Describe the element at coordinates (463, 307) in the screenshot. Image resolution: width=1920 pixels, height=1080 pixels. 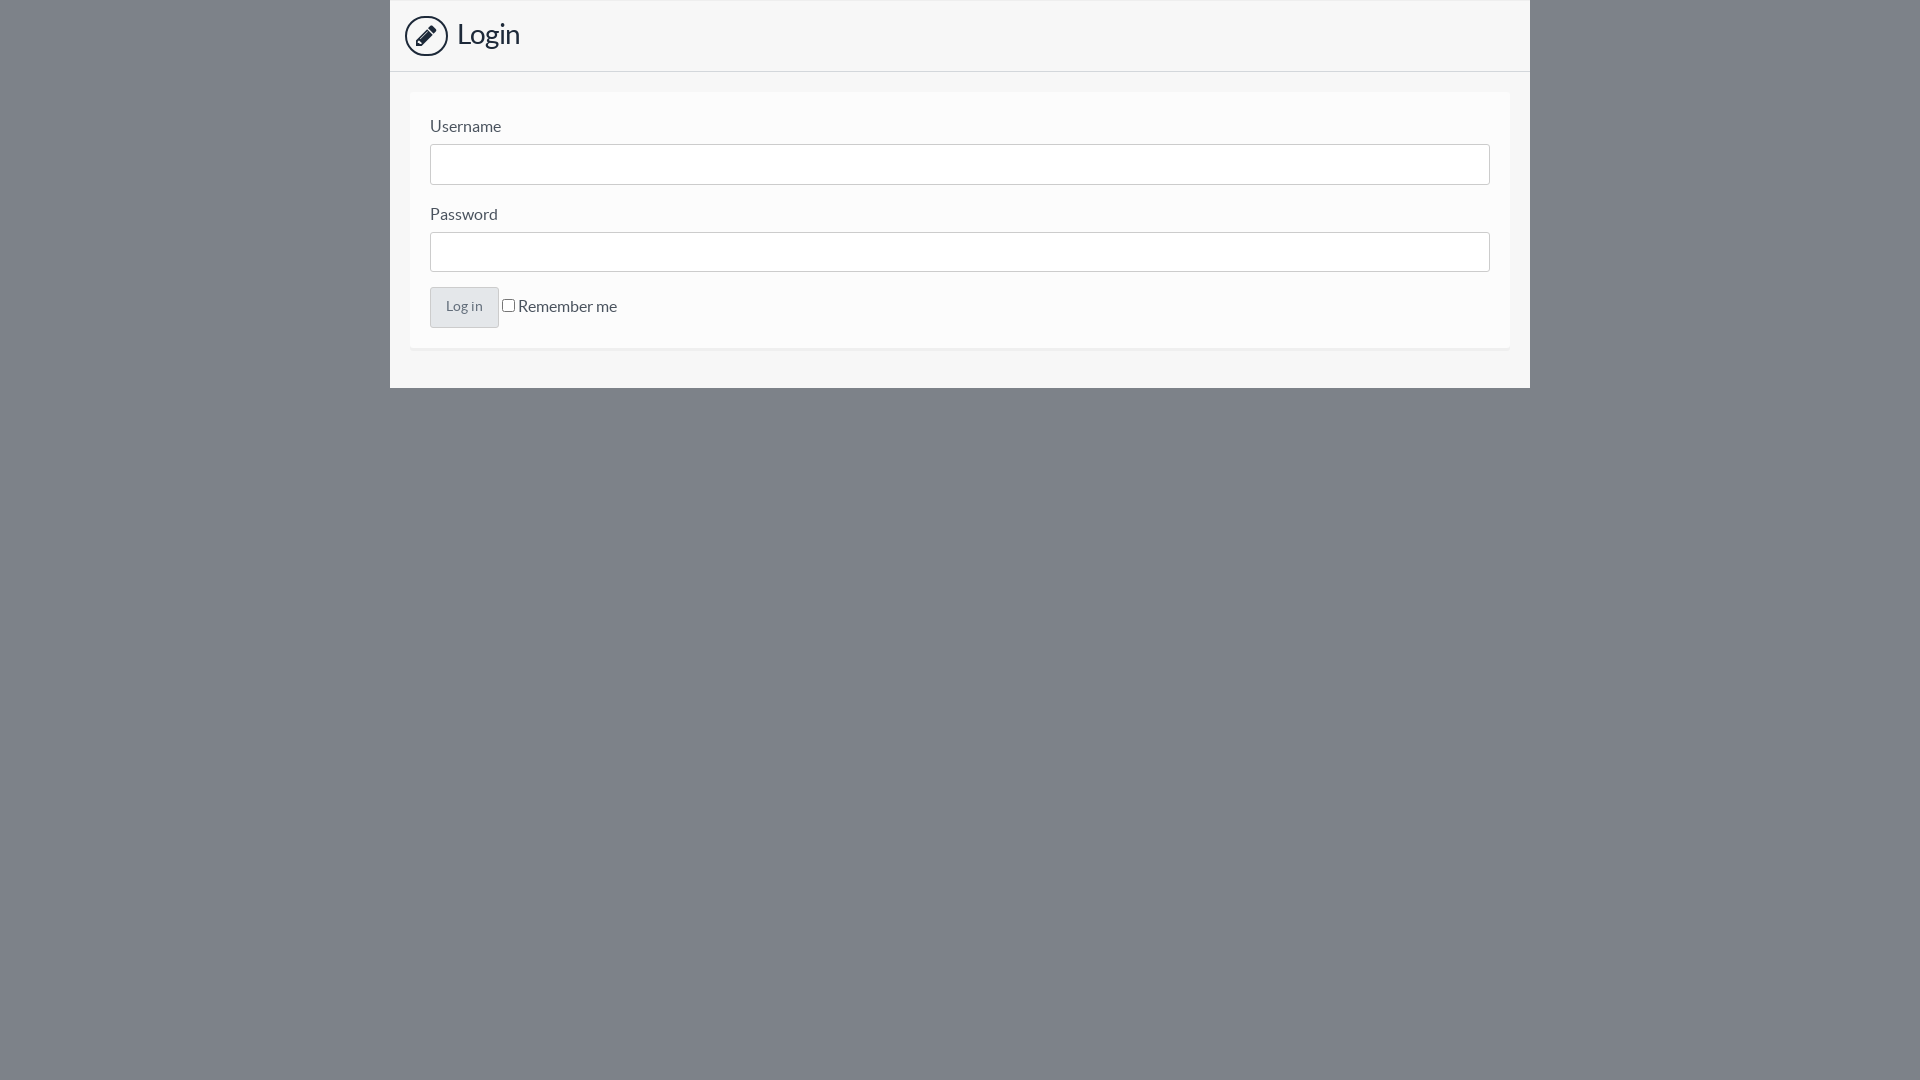
I see `'Log in'` at that location.